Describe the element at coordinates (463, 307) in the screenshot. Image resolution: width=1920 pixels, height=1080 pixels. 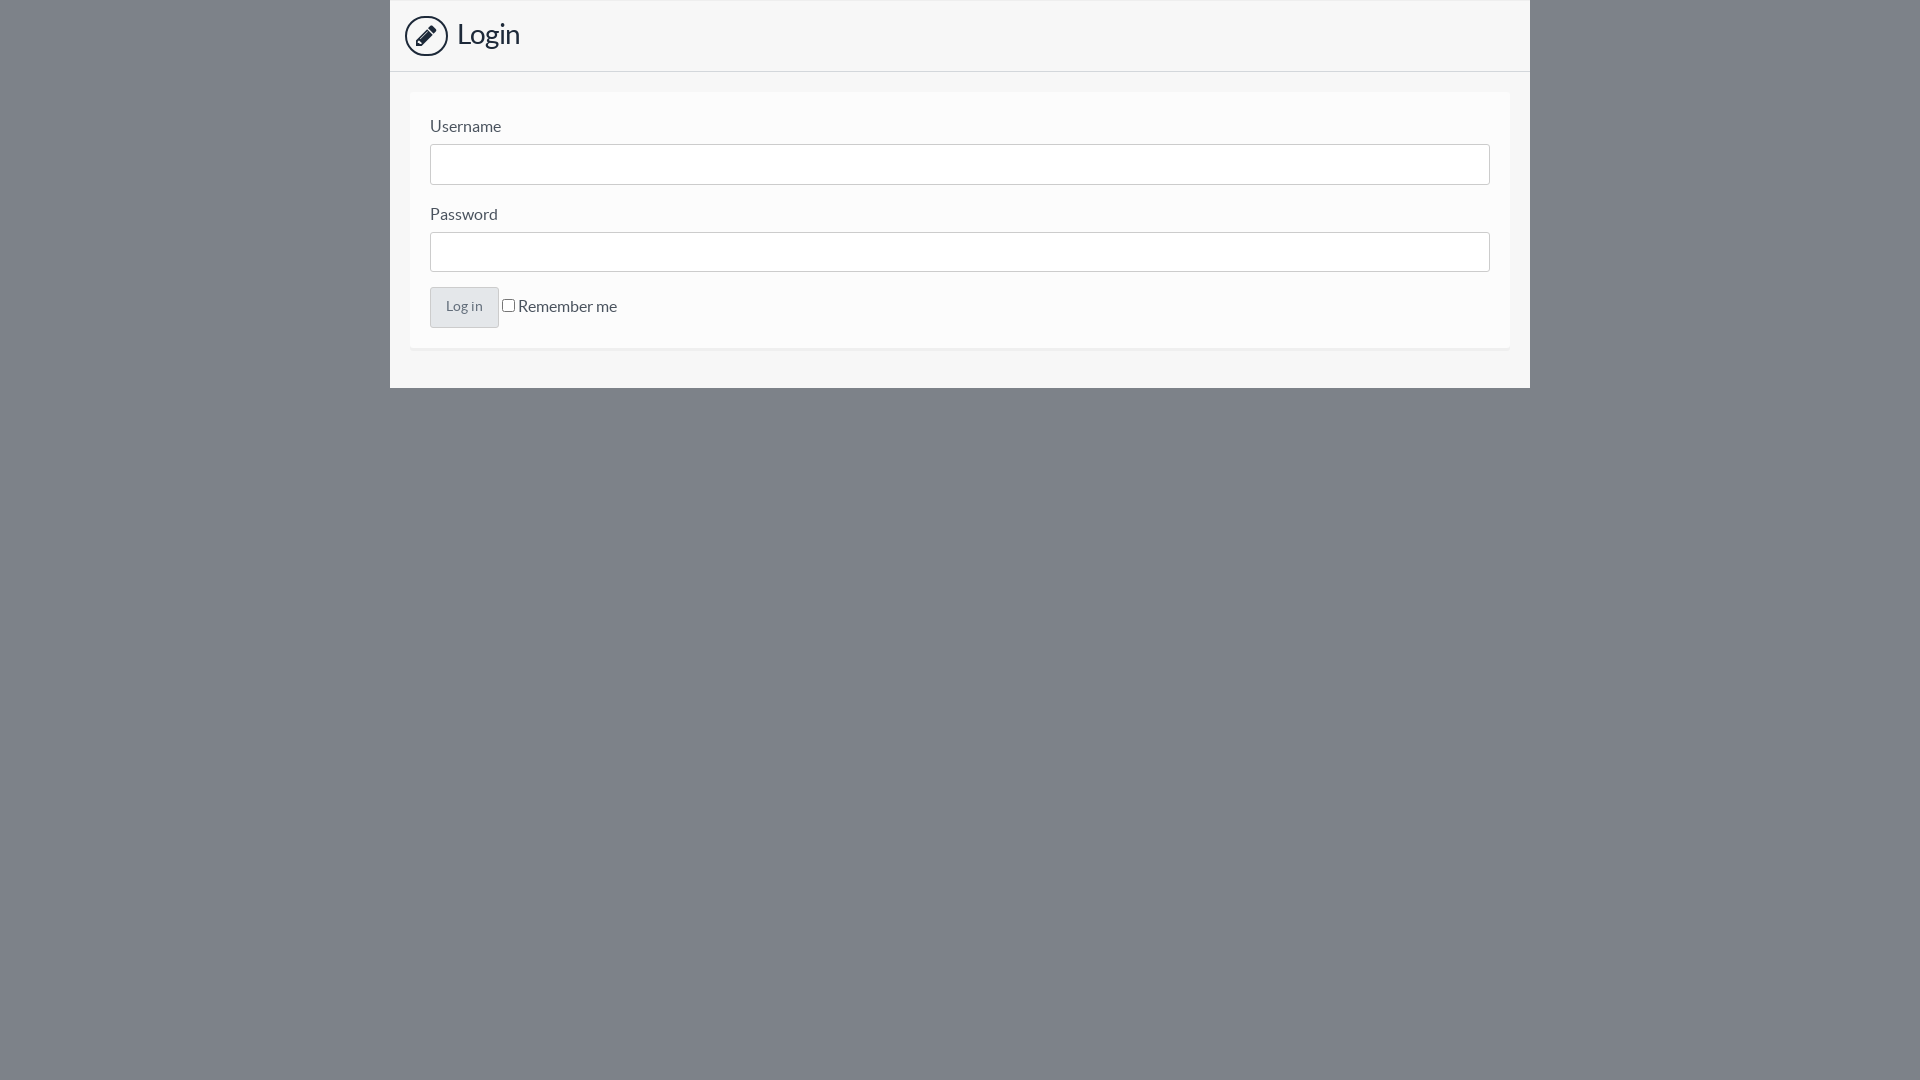
I see `'Log in'` at that location.